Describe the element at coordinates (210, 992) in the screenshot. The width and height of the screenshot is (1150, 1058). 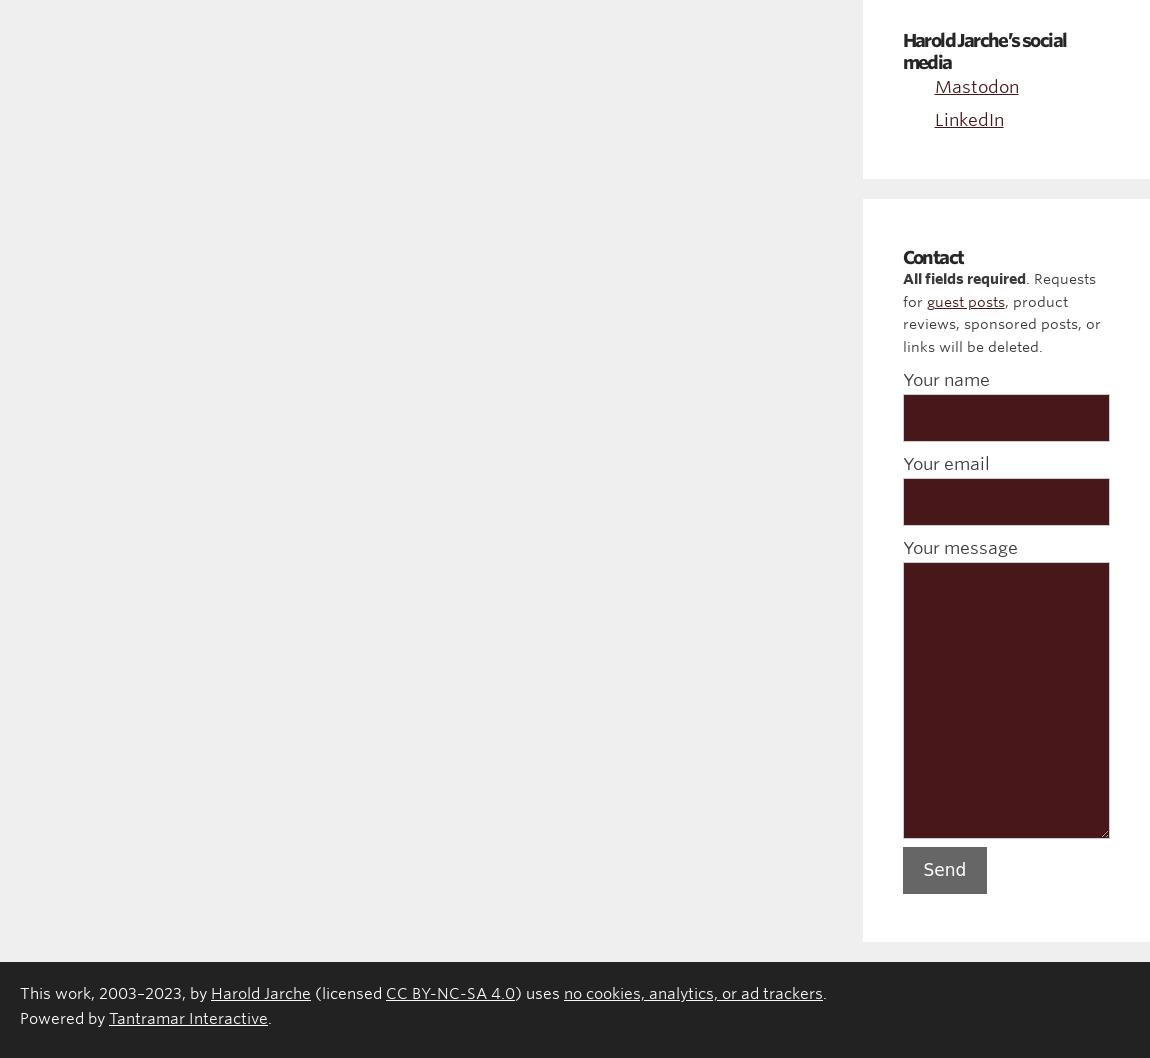
I see `'Harold Jarche'` at that location.